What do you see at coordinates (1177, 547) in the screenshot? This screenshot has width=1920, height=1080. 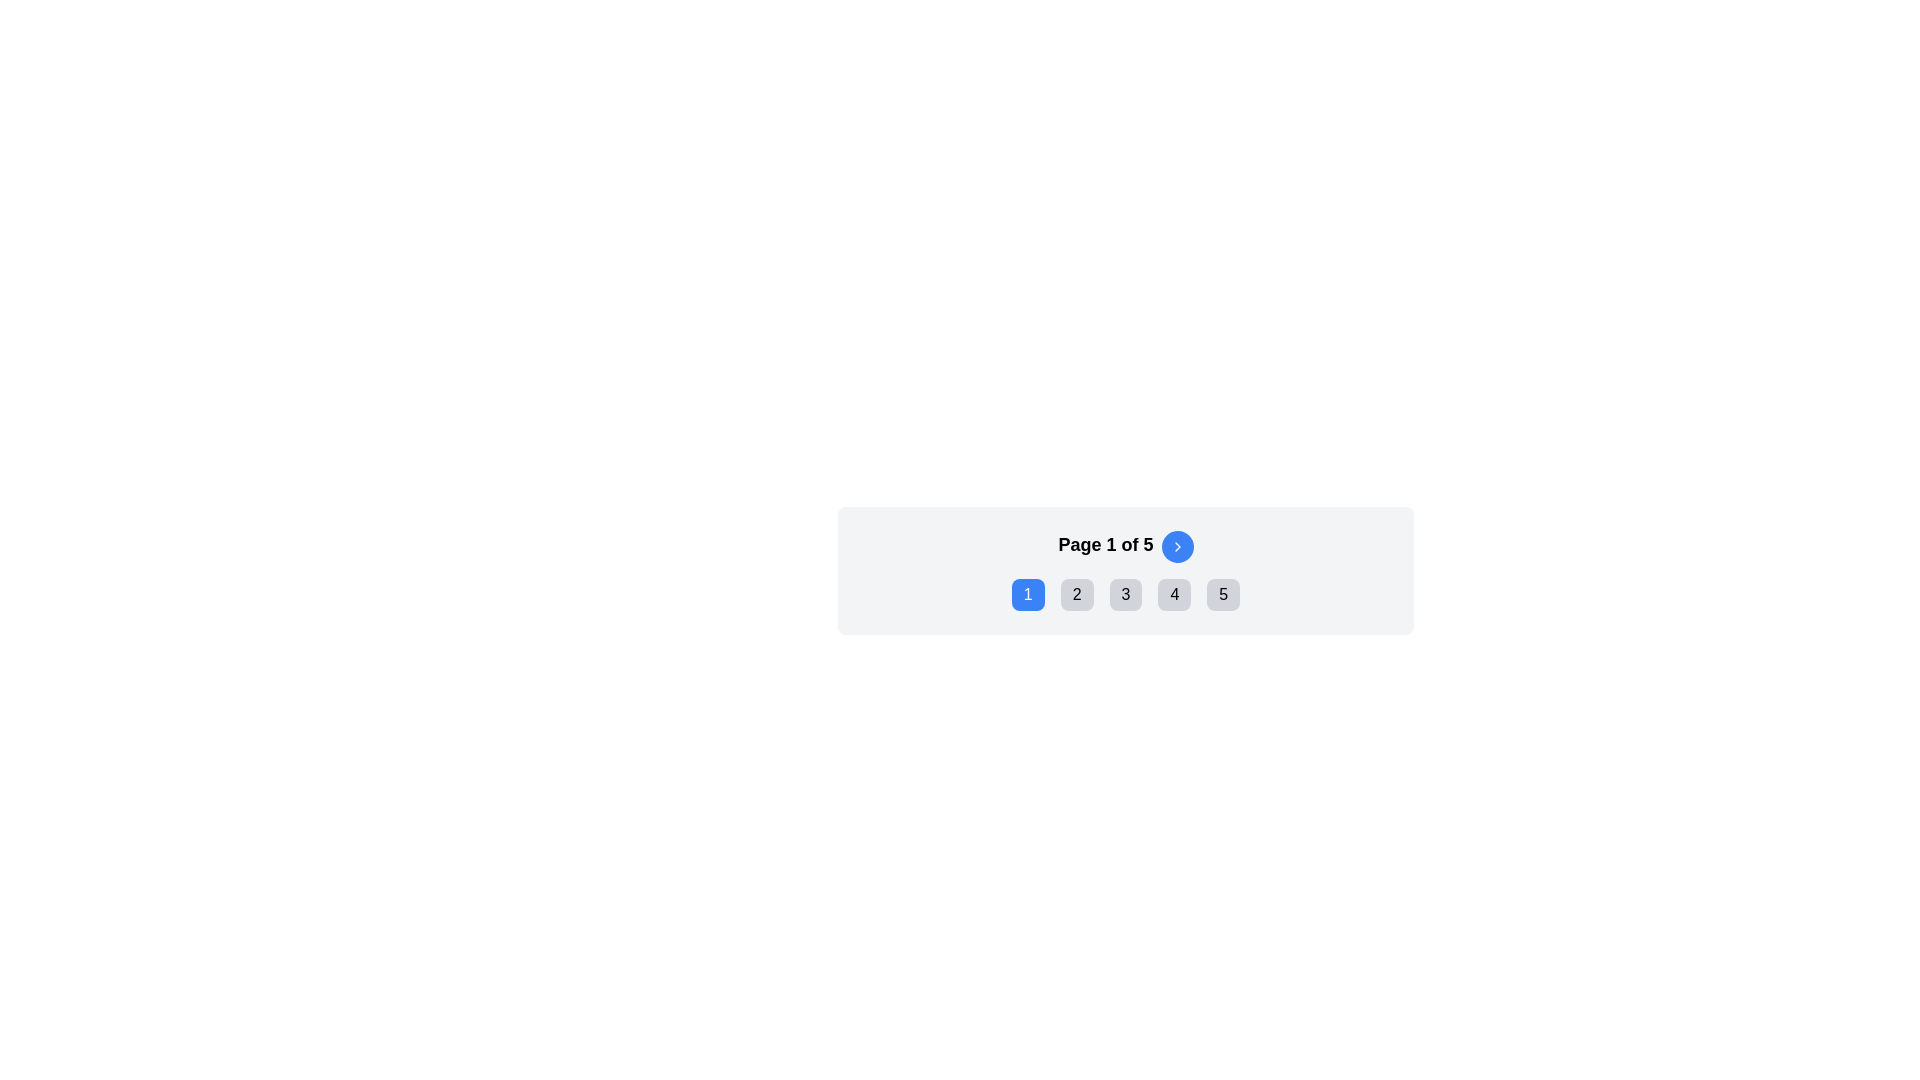 I see `the circular blue button with a white chevron icon located to the right of 'Page 1 of 5' to change its background color` at bounding box center [1177, 547].